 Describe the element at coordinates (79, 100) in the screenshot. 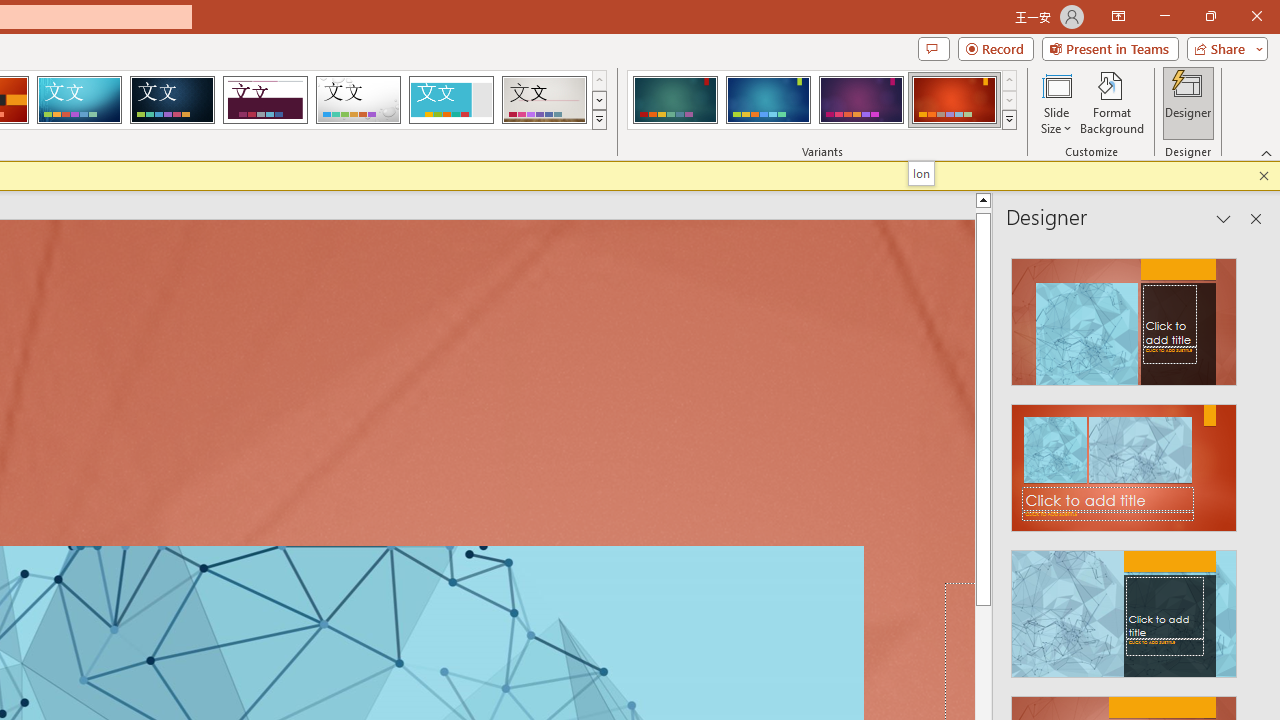

I see `'Circuit'` at that location.